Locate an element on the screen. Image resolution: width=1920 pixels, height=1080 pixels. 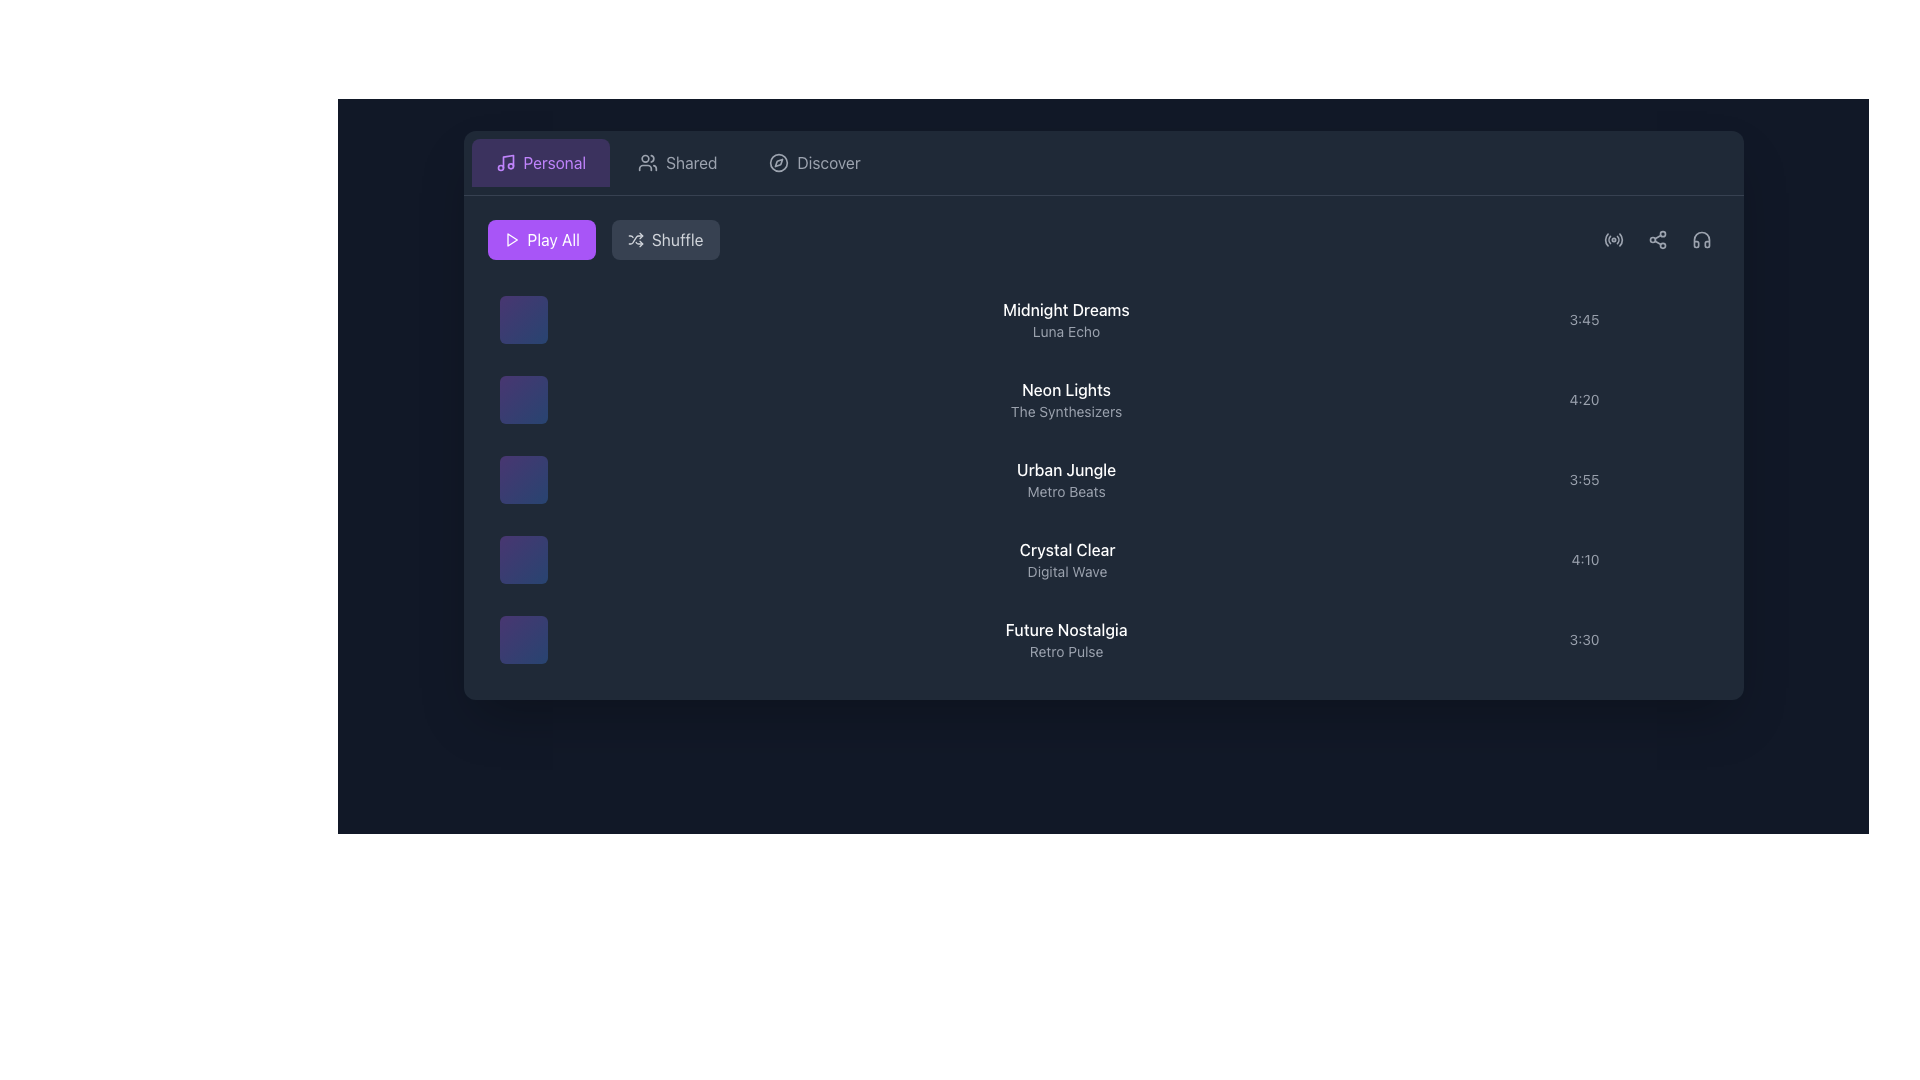
the sharing icon located in the top-right corner of the interface is located at coordinates (1657, 238).